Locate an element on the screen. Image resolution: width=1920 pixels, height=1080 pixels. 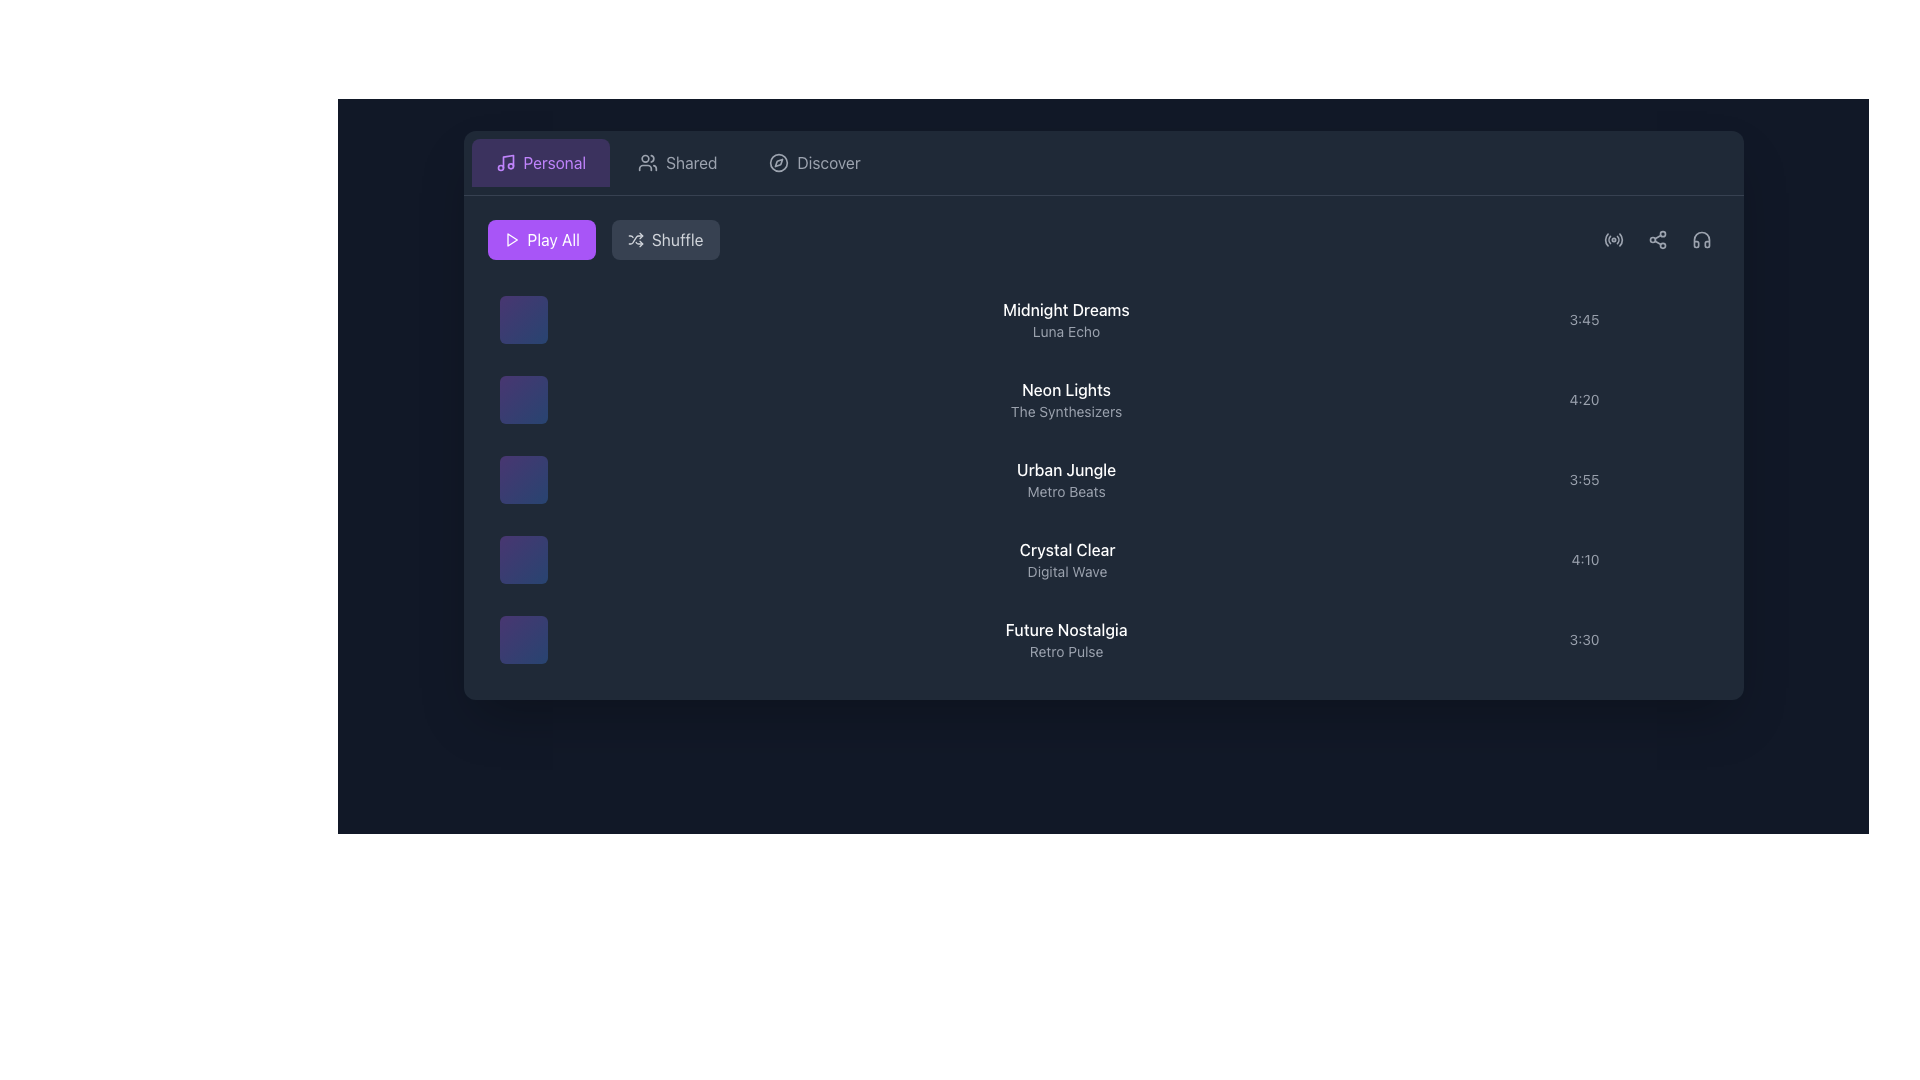
the sharing icon located in the top-right corner of the interface is located at coordinates (1657, 238).